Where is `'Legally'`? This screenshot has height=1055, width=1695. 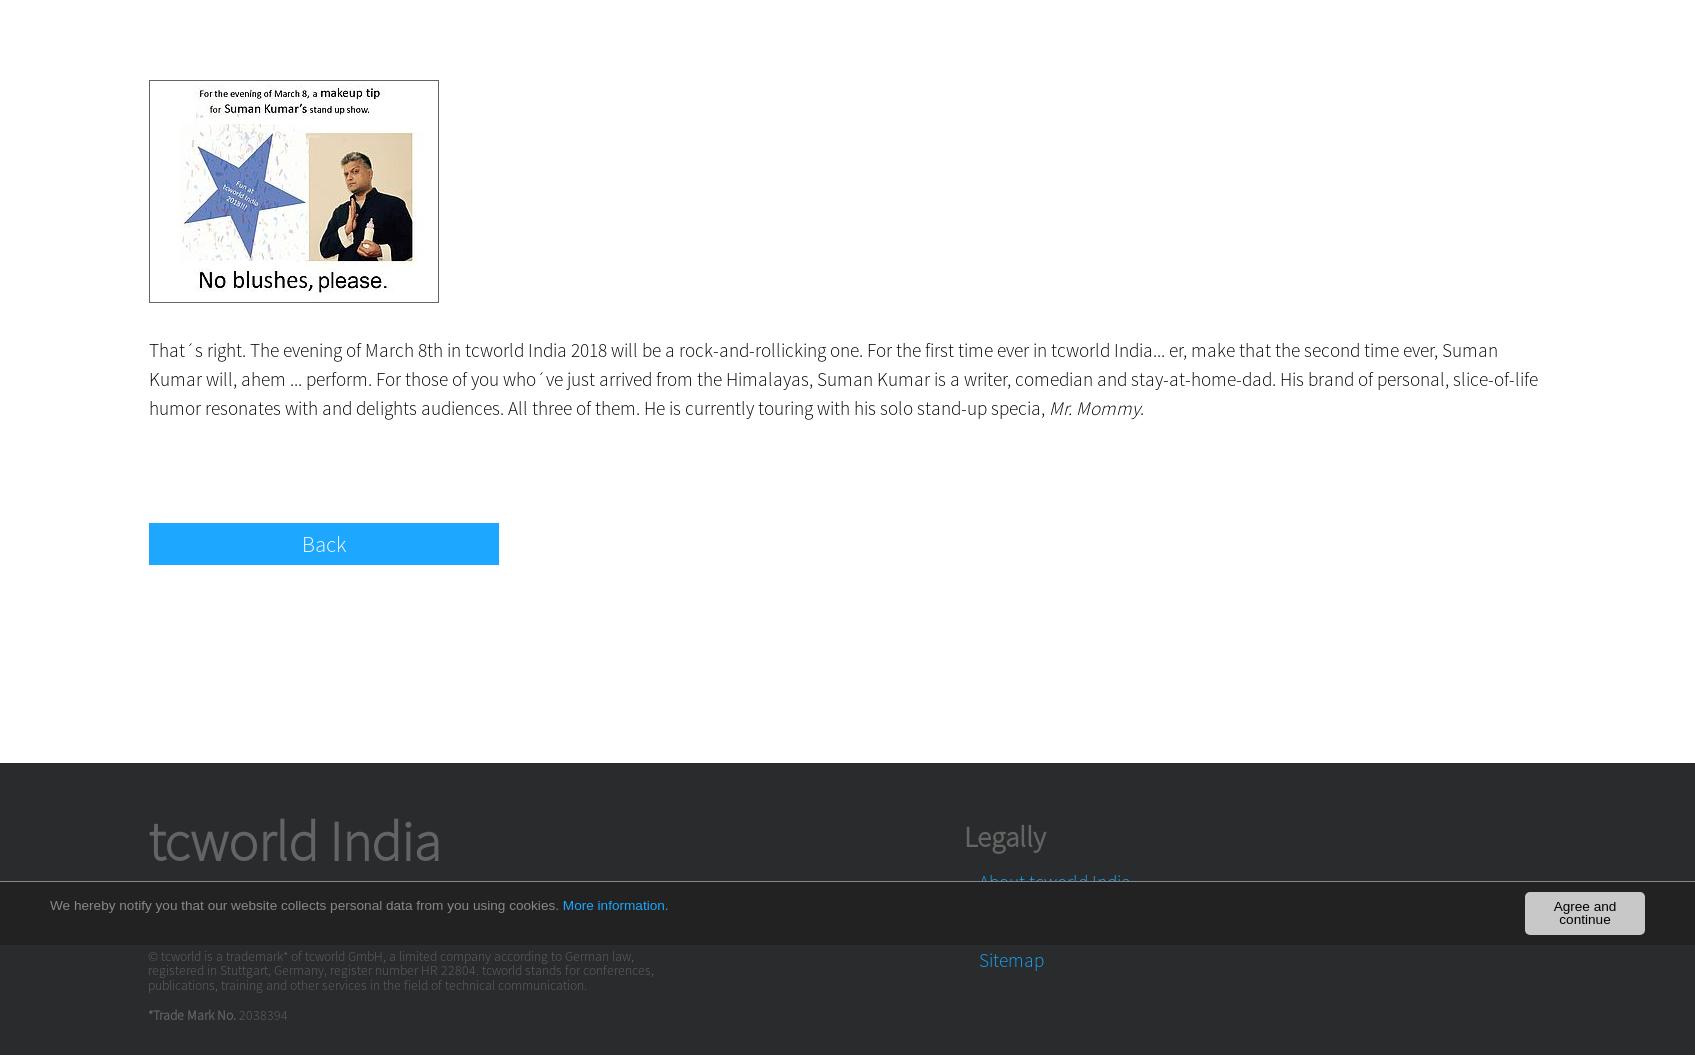
'Legally' is located at coordinates (1003, 835).